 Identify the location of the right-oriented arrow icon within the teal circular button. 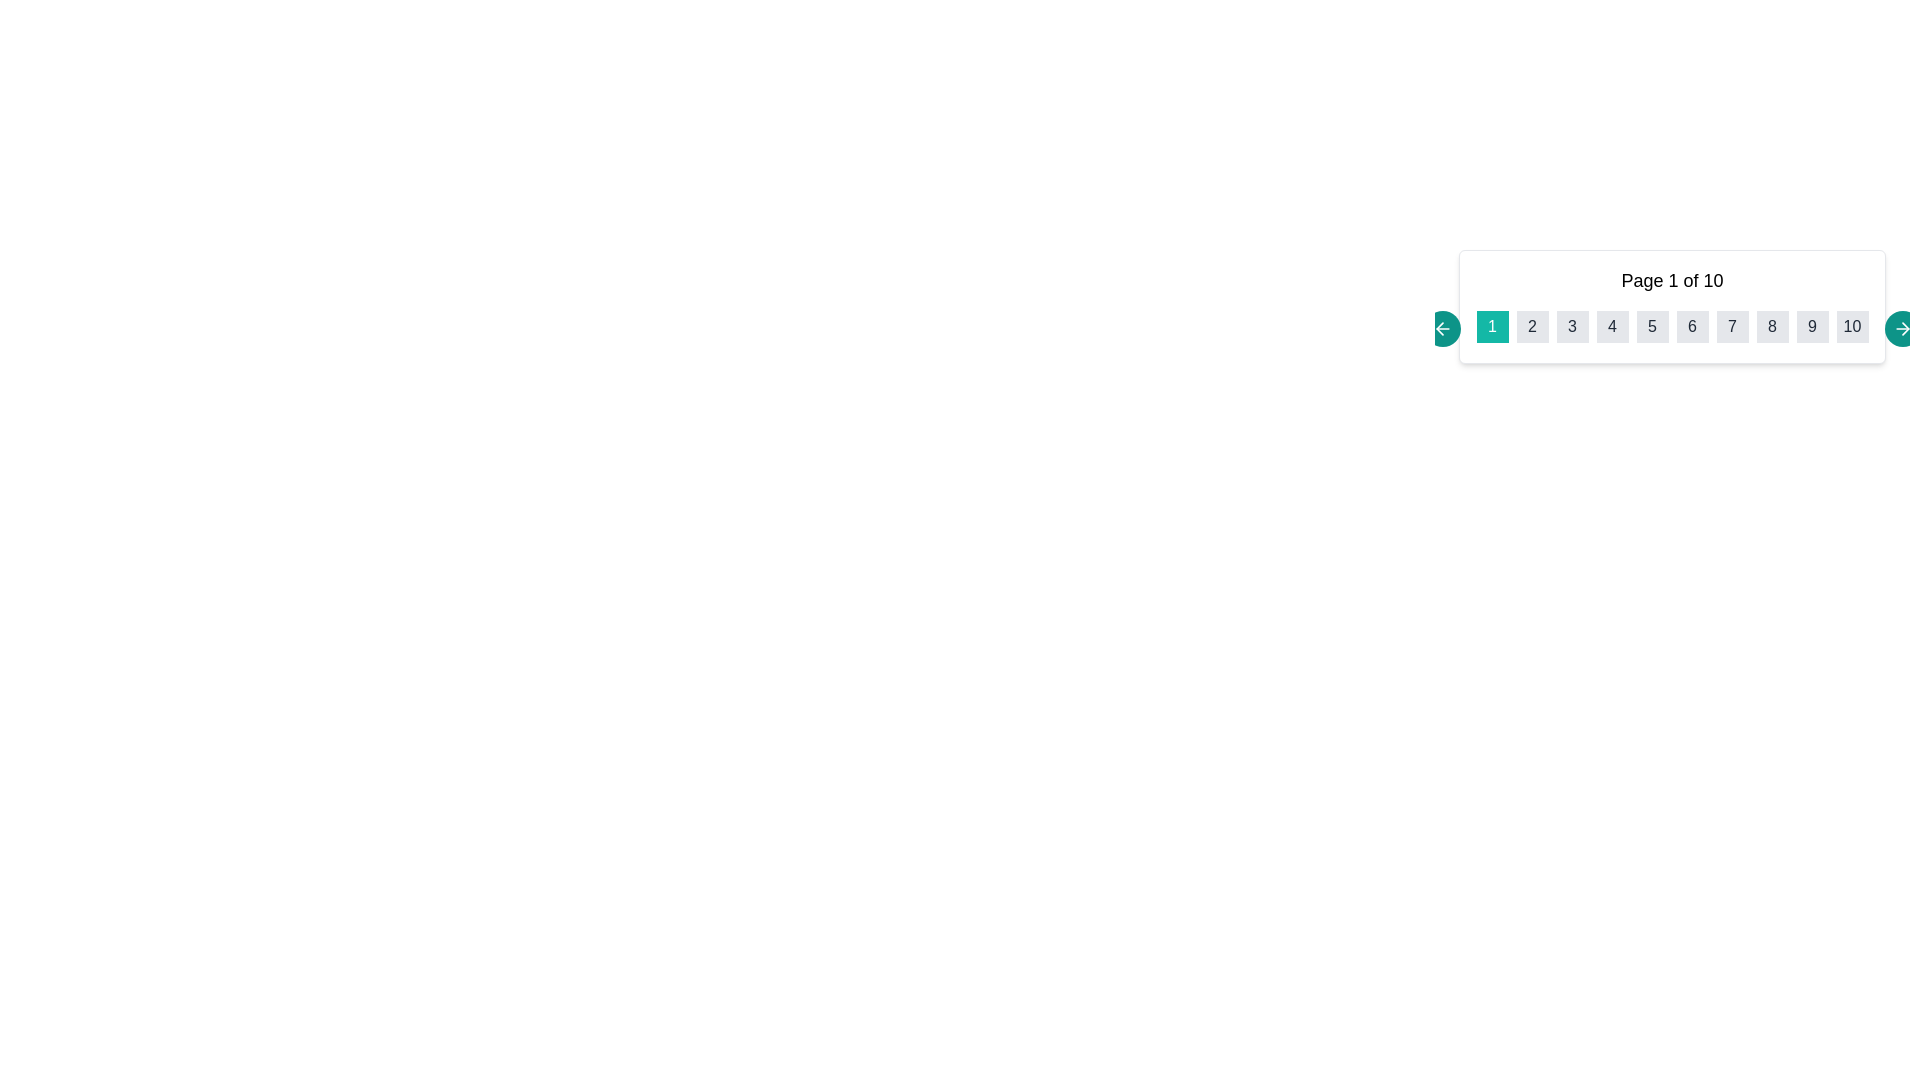
(1901, 327).